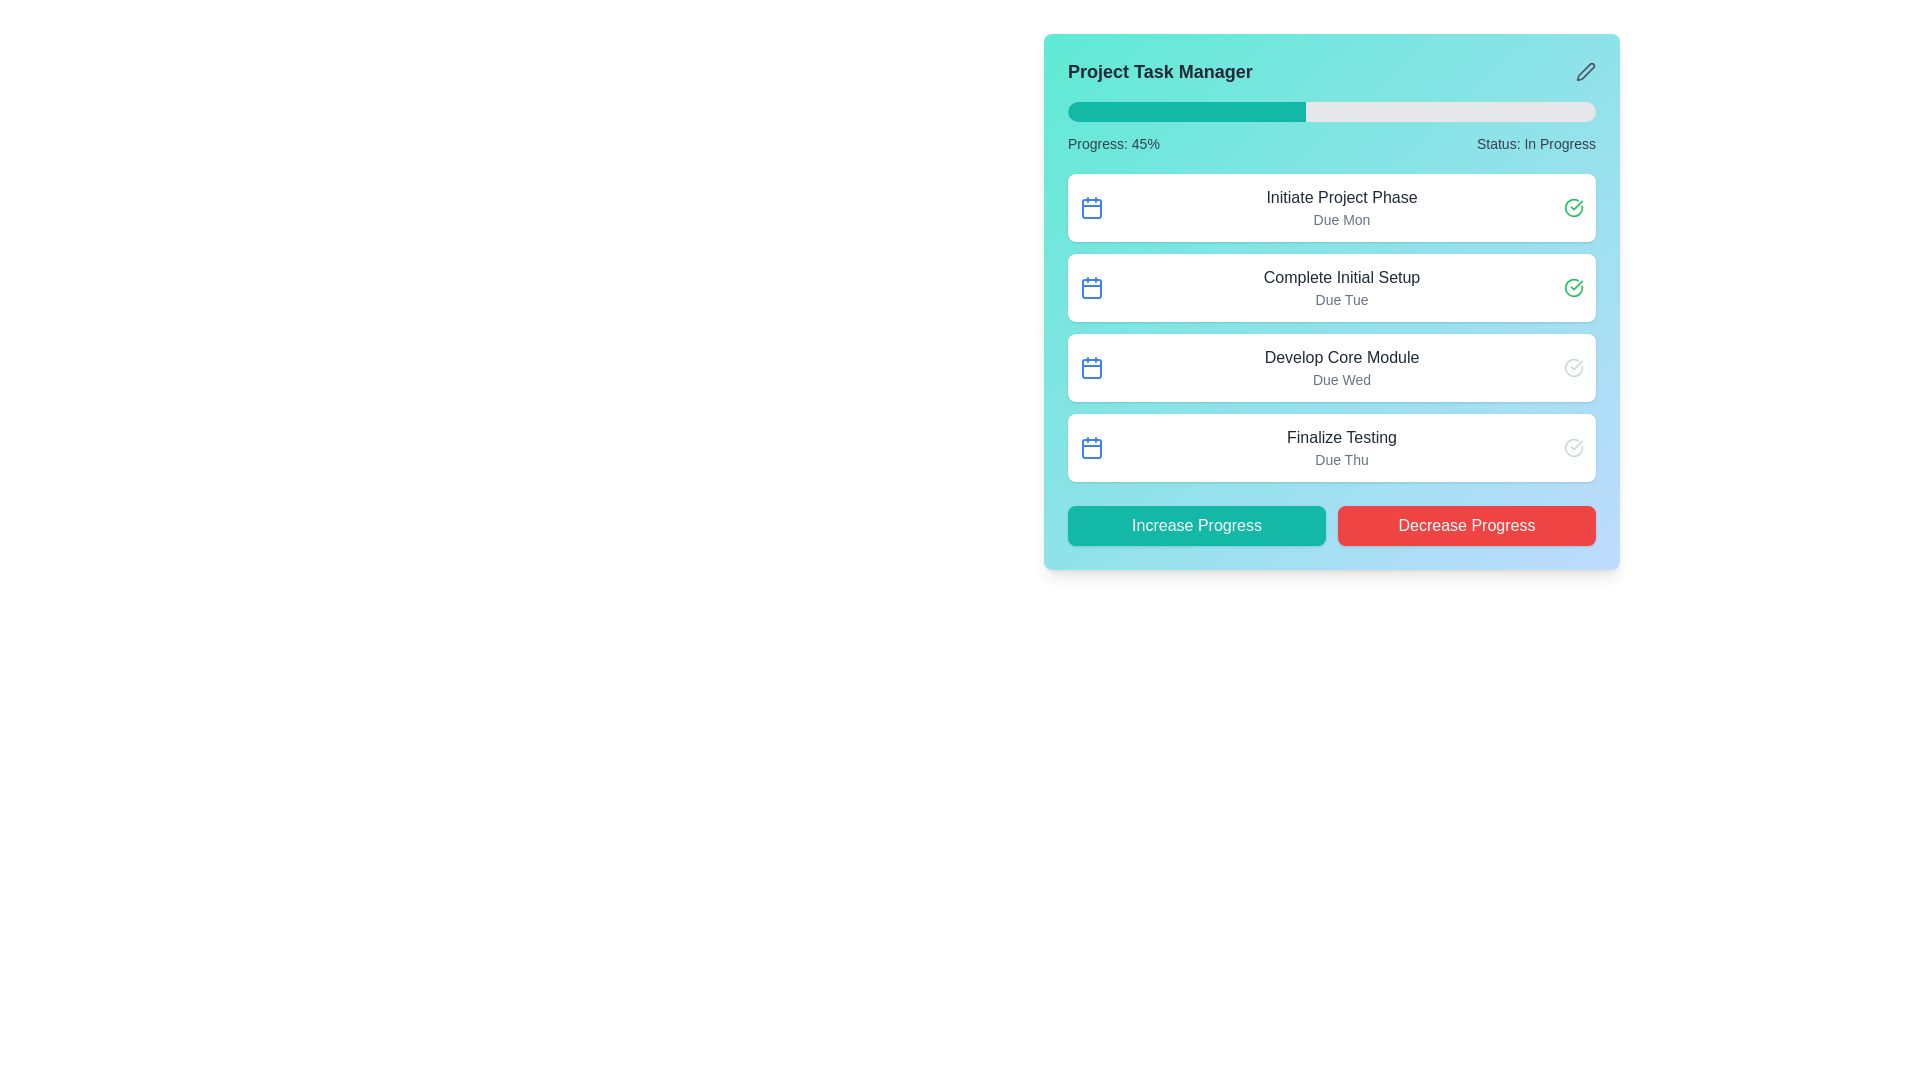  Describe the element at coordinates (1331, 446) in the screenshot. I see `the 'Finalize Testing' task item card, which is a rectangular tile with a white background and a blue calendar icon on the left, located` at that location.